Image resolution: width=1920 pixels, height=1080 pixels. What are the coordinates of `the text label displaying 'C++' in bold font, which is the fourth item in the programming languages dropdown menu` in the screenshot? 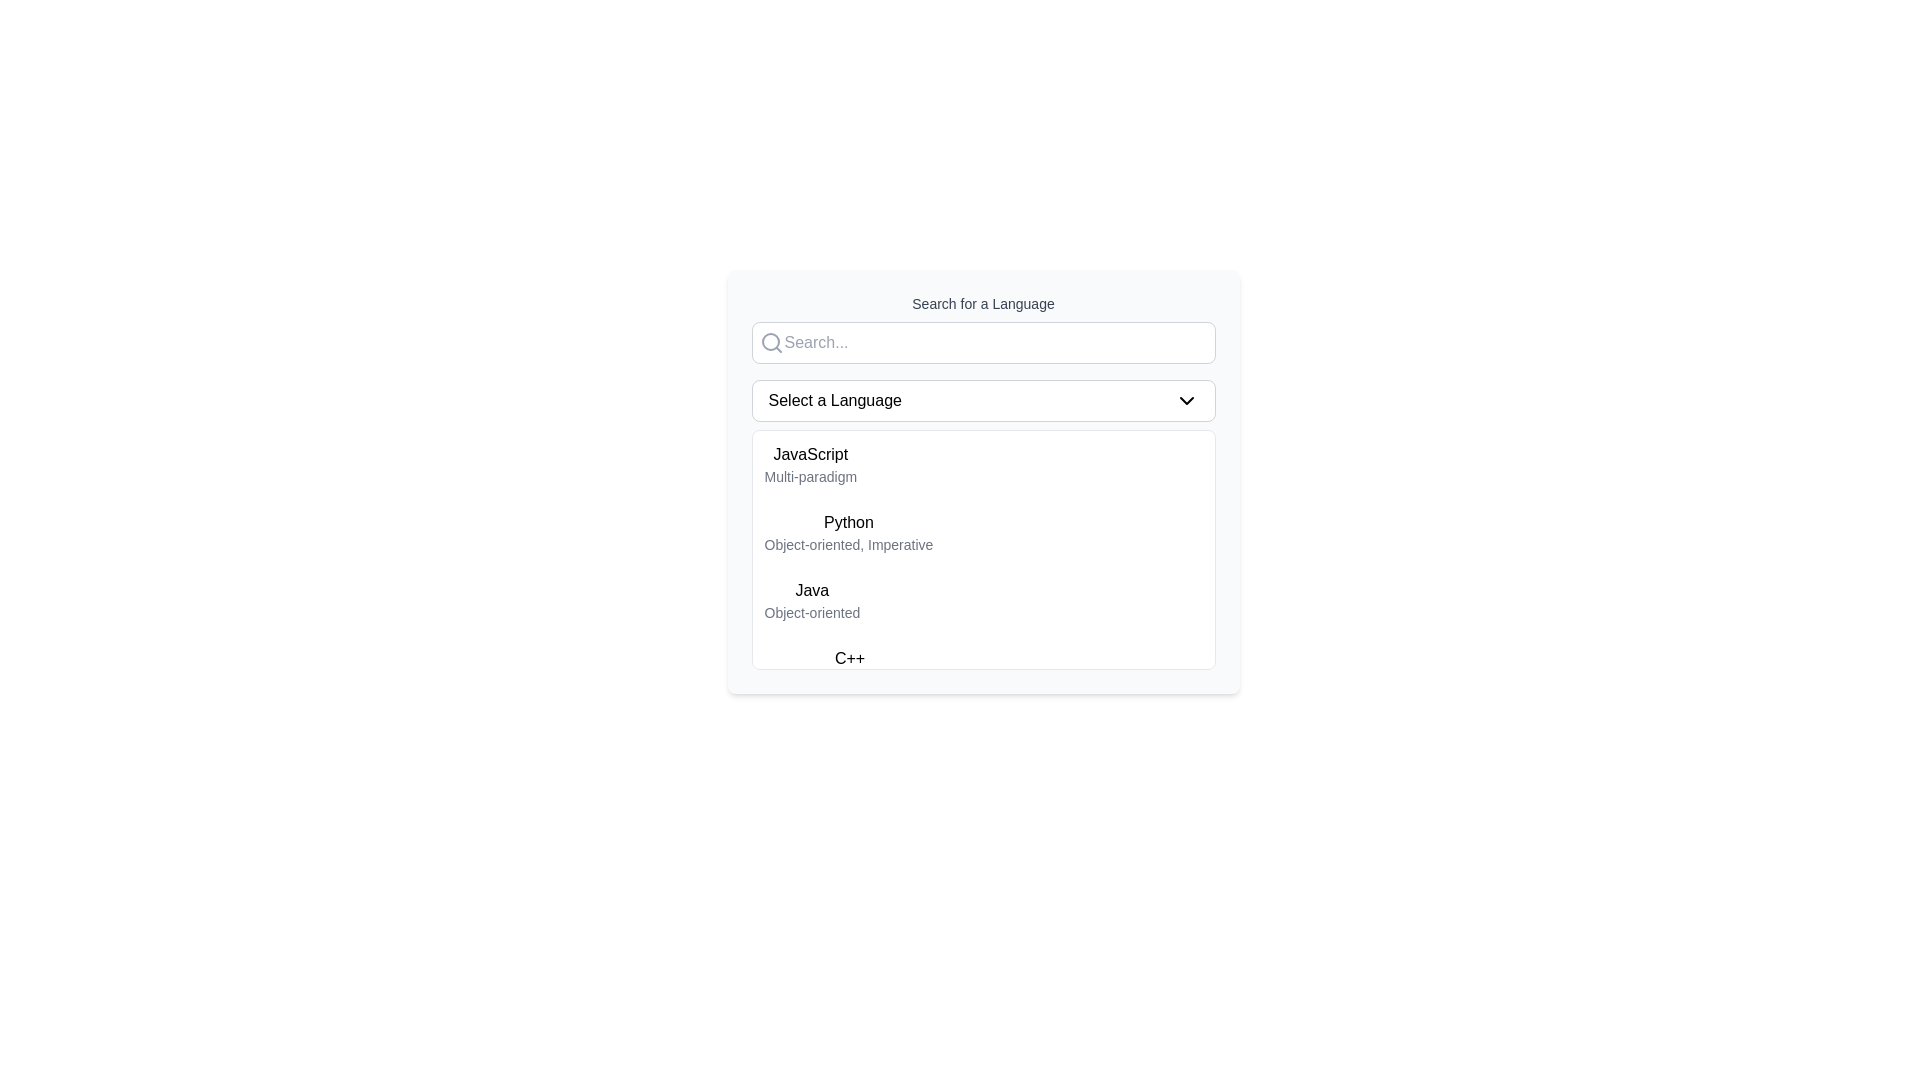 It's located at (850, 668).